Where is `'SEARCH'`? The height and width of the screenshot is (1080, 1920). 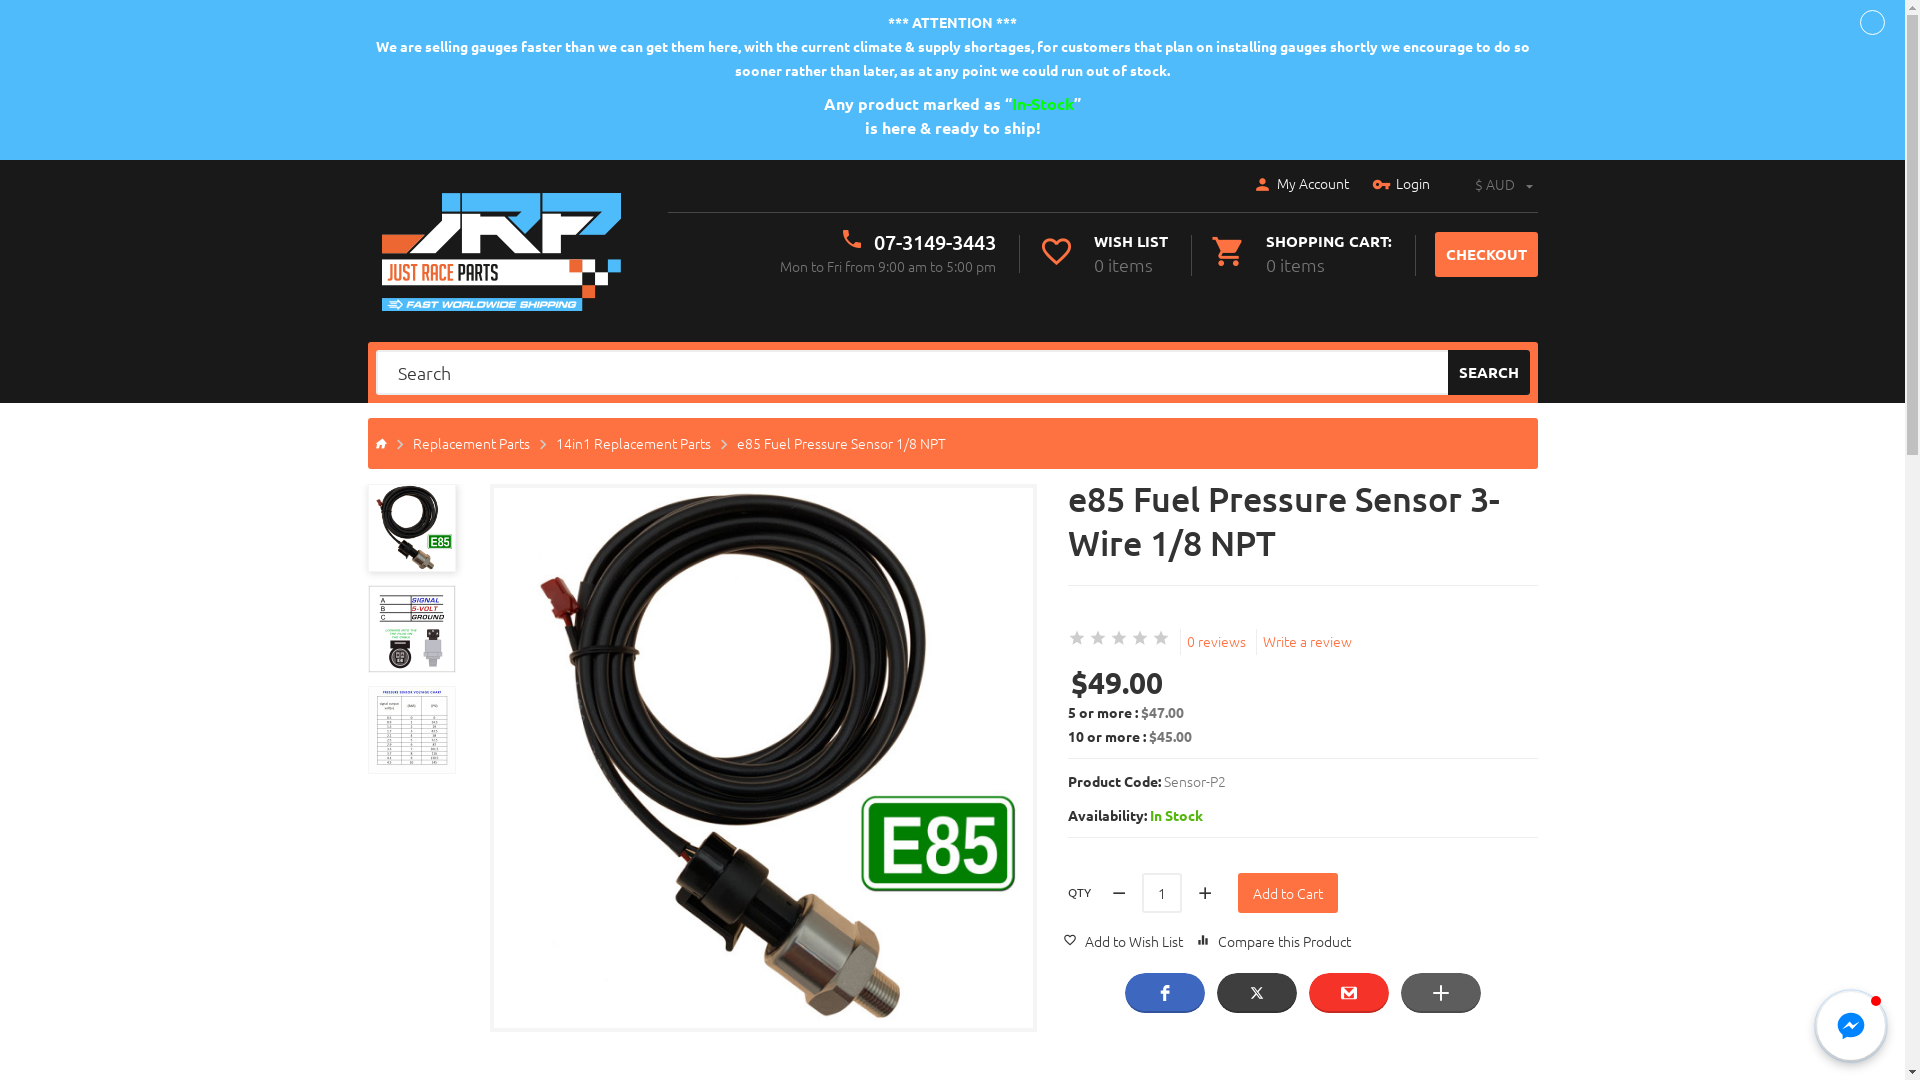
'SEARCH' is located at coordinates (1488, 372).